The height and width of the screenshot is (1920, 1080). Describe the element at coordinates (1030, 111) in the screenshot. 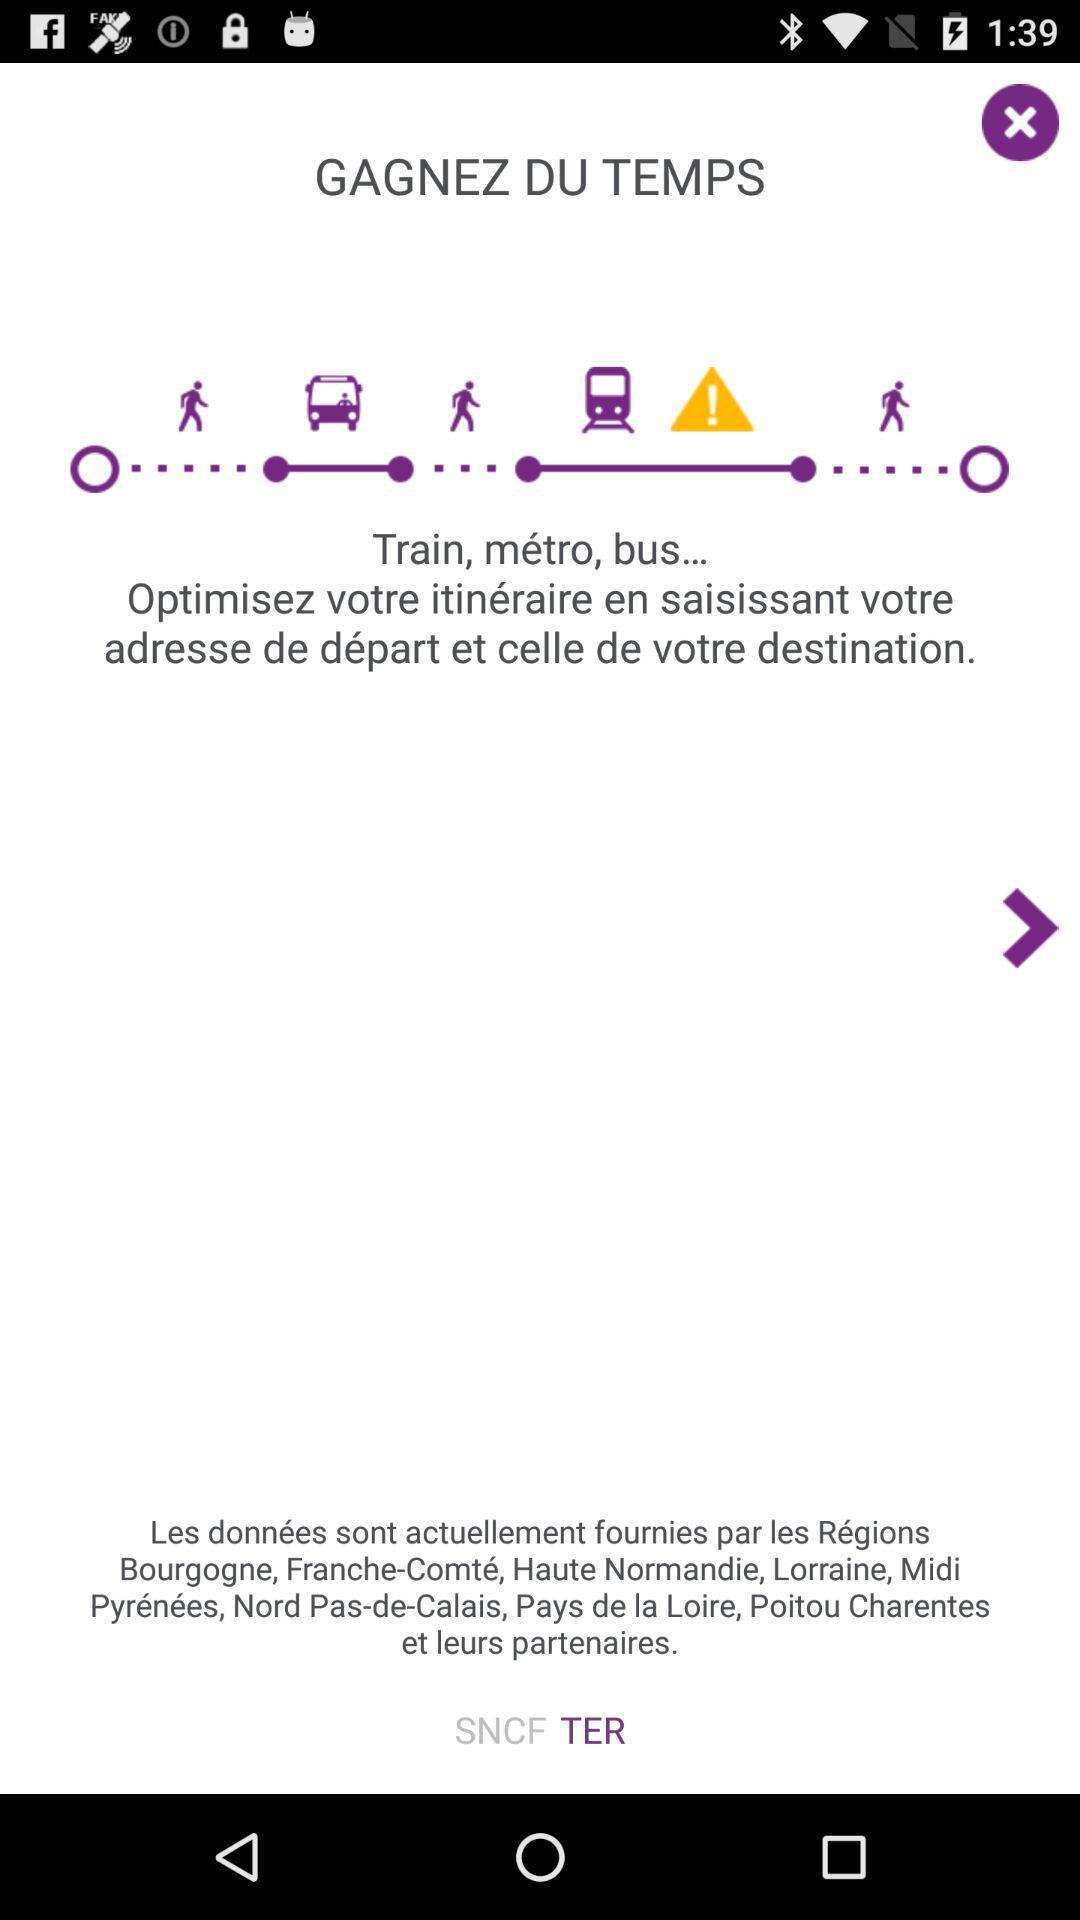

I see `the item to the right of the gagnez du temps app` at that location.